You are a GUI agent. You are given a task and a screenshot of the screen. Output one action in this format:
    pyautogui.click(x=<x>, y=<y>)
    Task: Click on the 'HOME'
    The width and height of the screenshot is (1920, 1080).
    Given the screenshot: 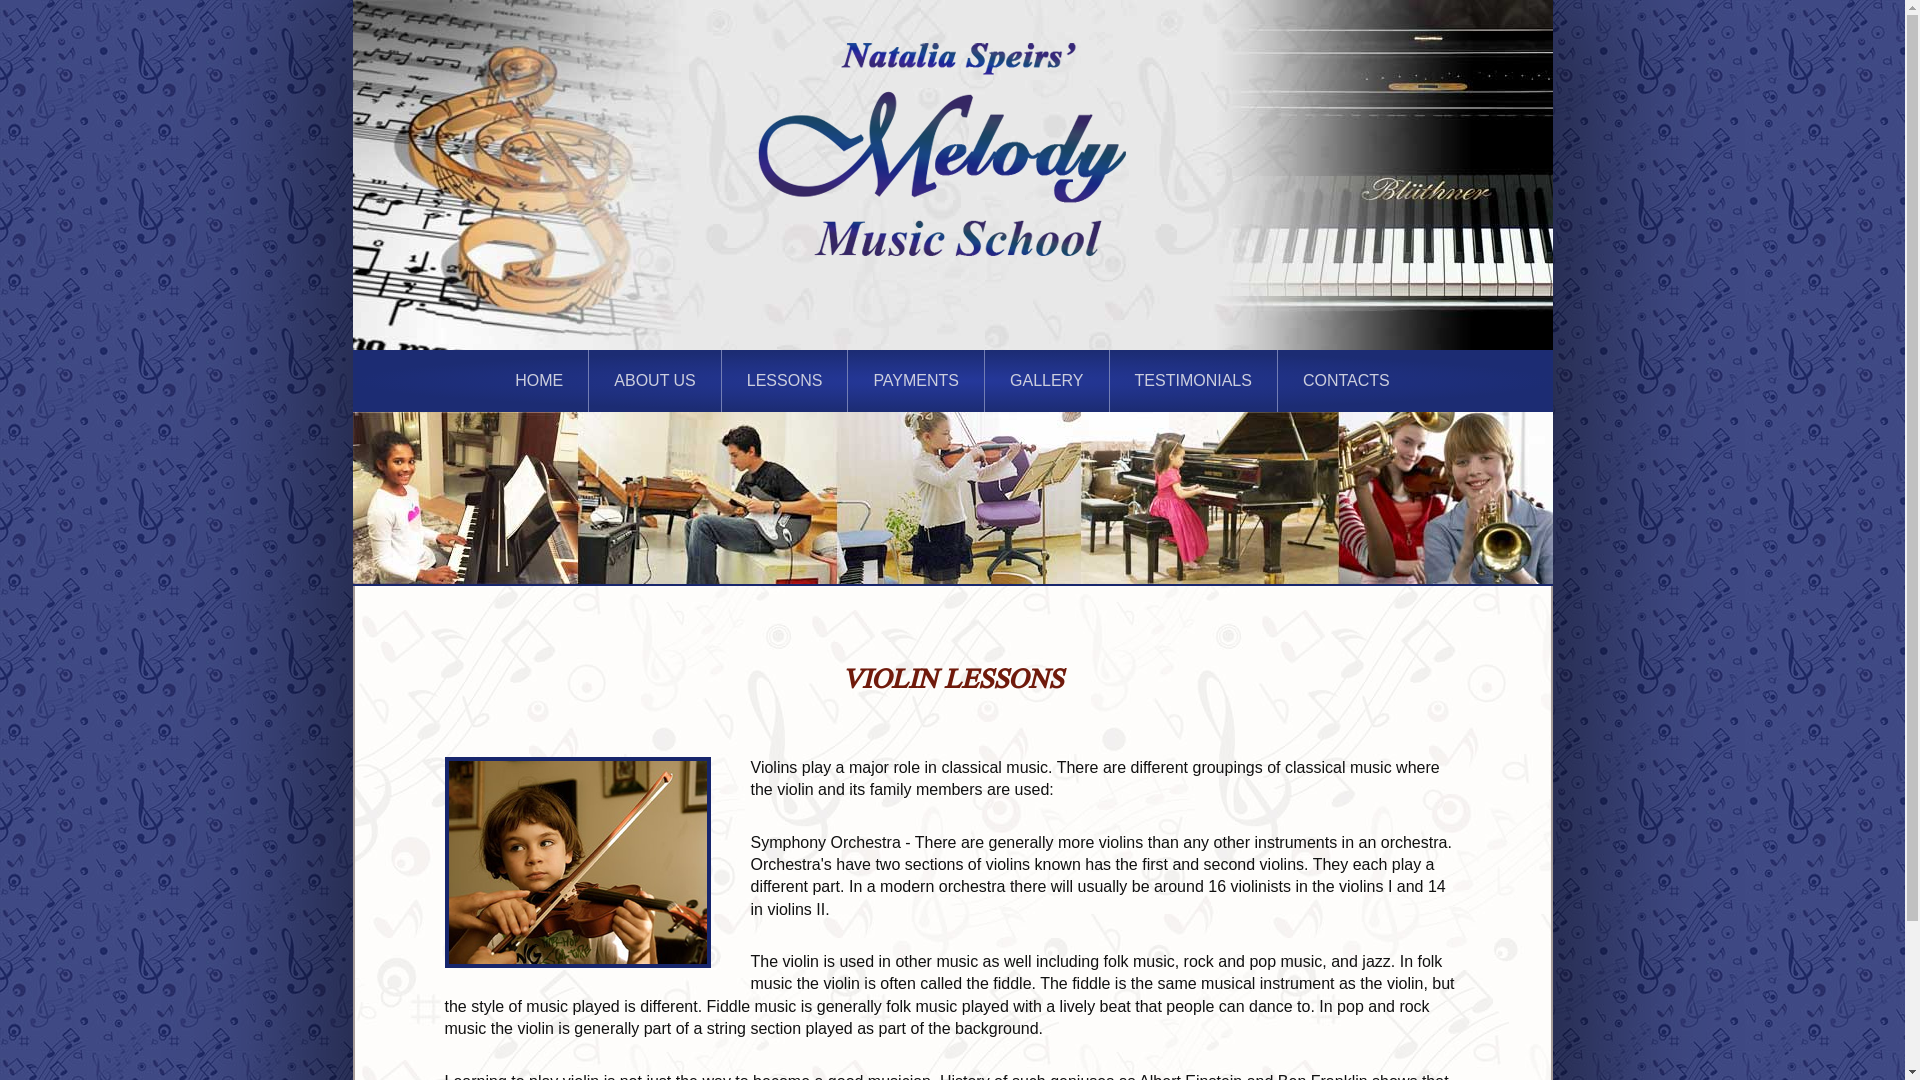 What is the action you would take?
    pyautogui.click(x=538, y=380)
    